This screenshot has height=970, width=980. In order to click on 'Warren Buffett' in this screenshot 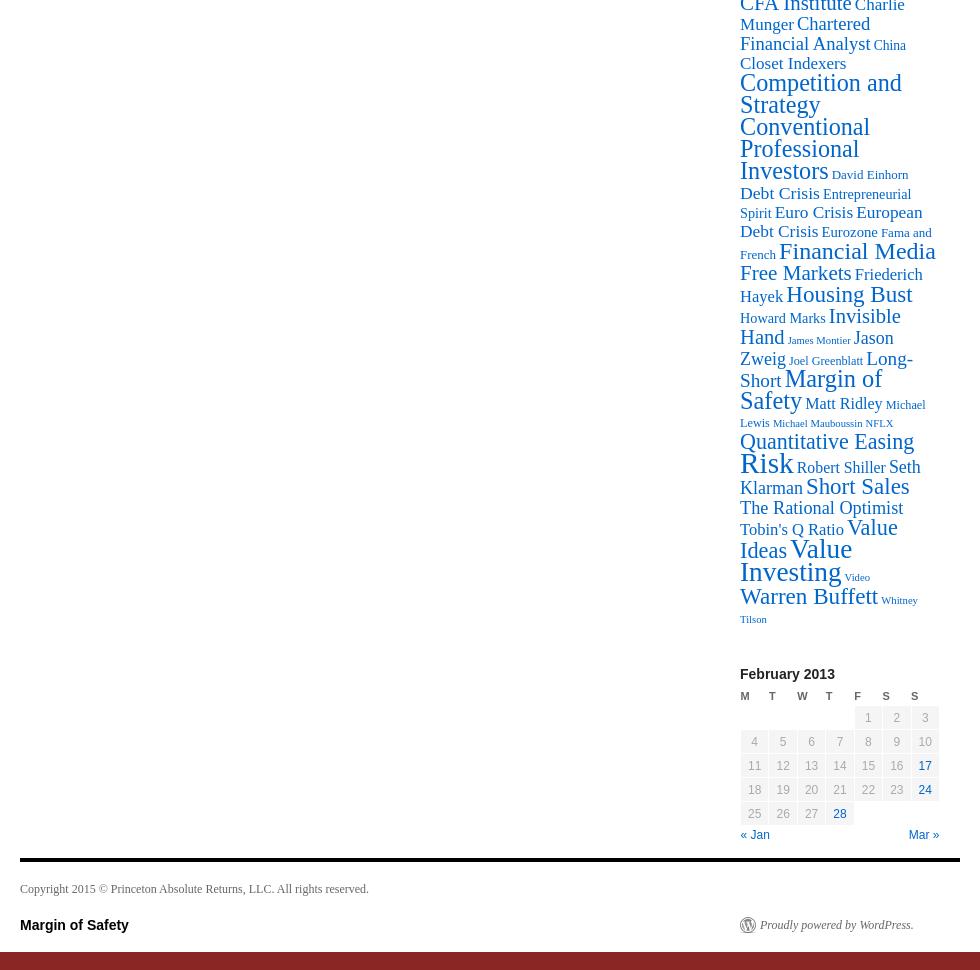, I will do `click(808, 595)`.